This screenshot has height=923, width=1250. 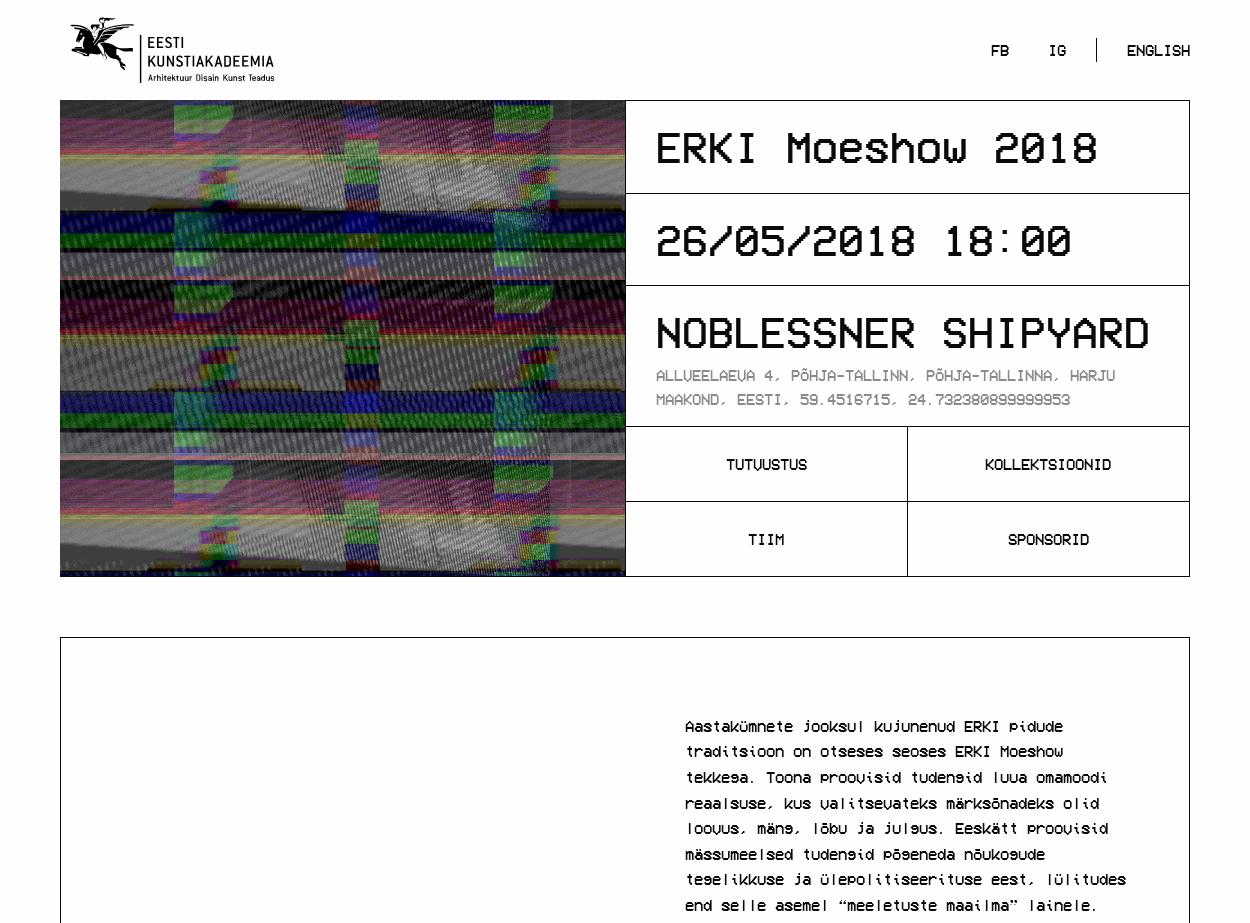 I want to click on 'Tutvustus', so click(x=765, y=462).